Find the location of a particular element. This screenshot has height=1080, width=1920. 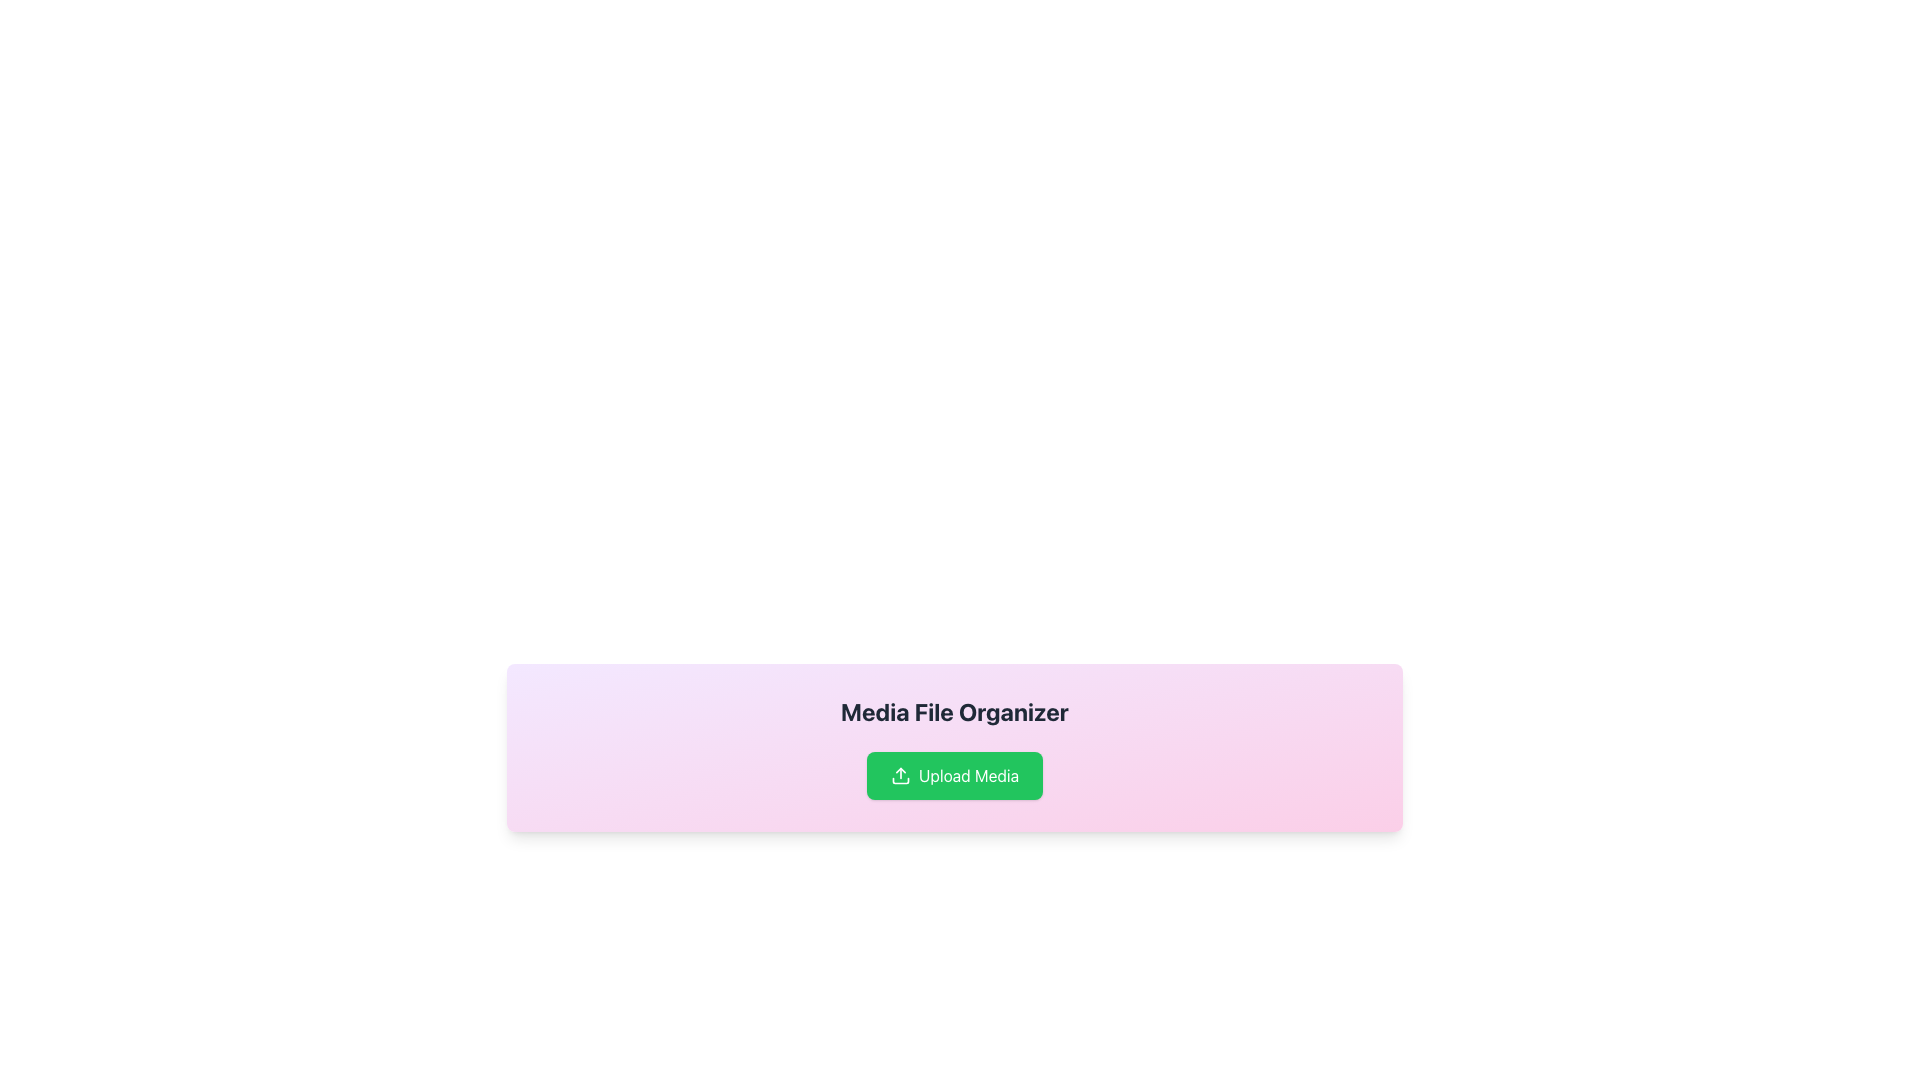

the button for uploading media files located below the 'Media File Organizer' heading is located at coordinates (954, 774).